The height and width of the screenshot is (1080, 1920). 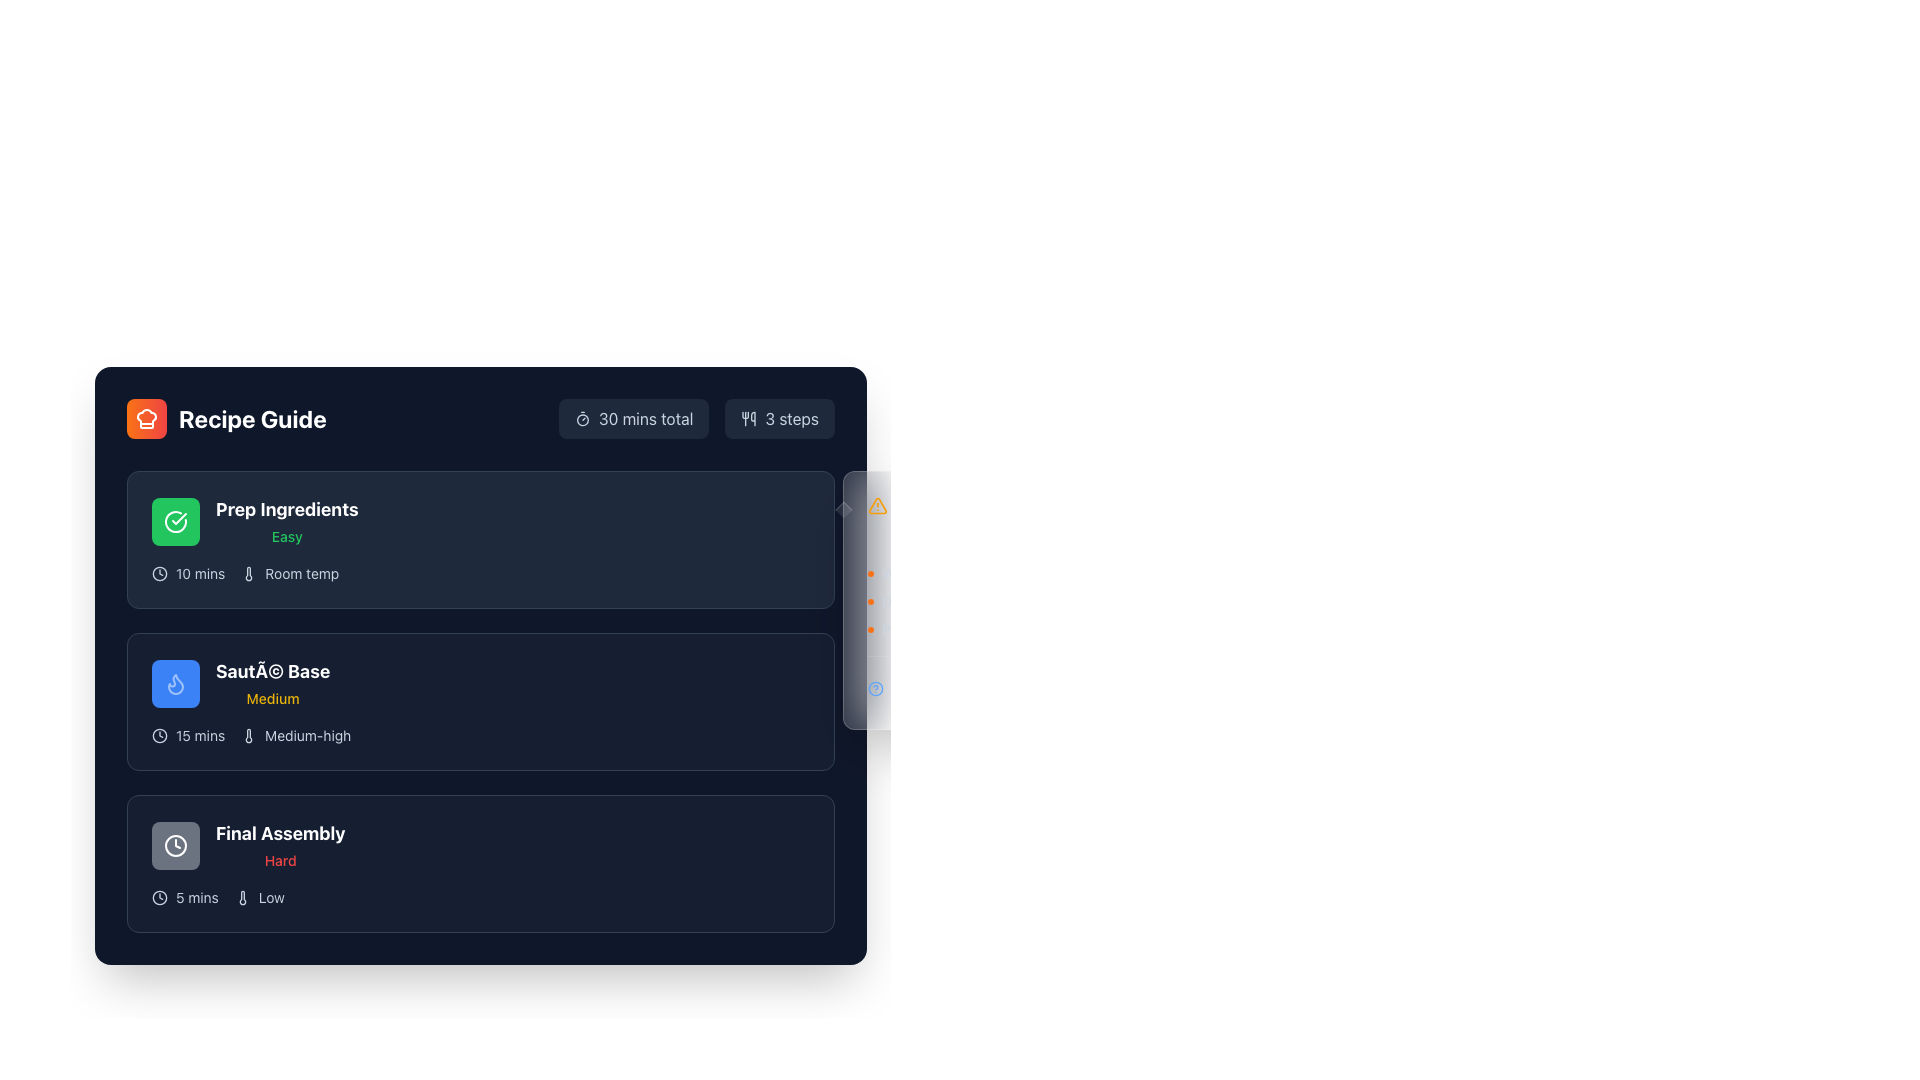 What do you see at coordinates (279, 845) in the screenshot?
I see `the Static Text element displaying 'Final Assembly' in a large, bold white font, located in the third section of the list, above the smaller red text 'Hard'` at bounding box center [279, 845].